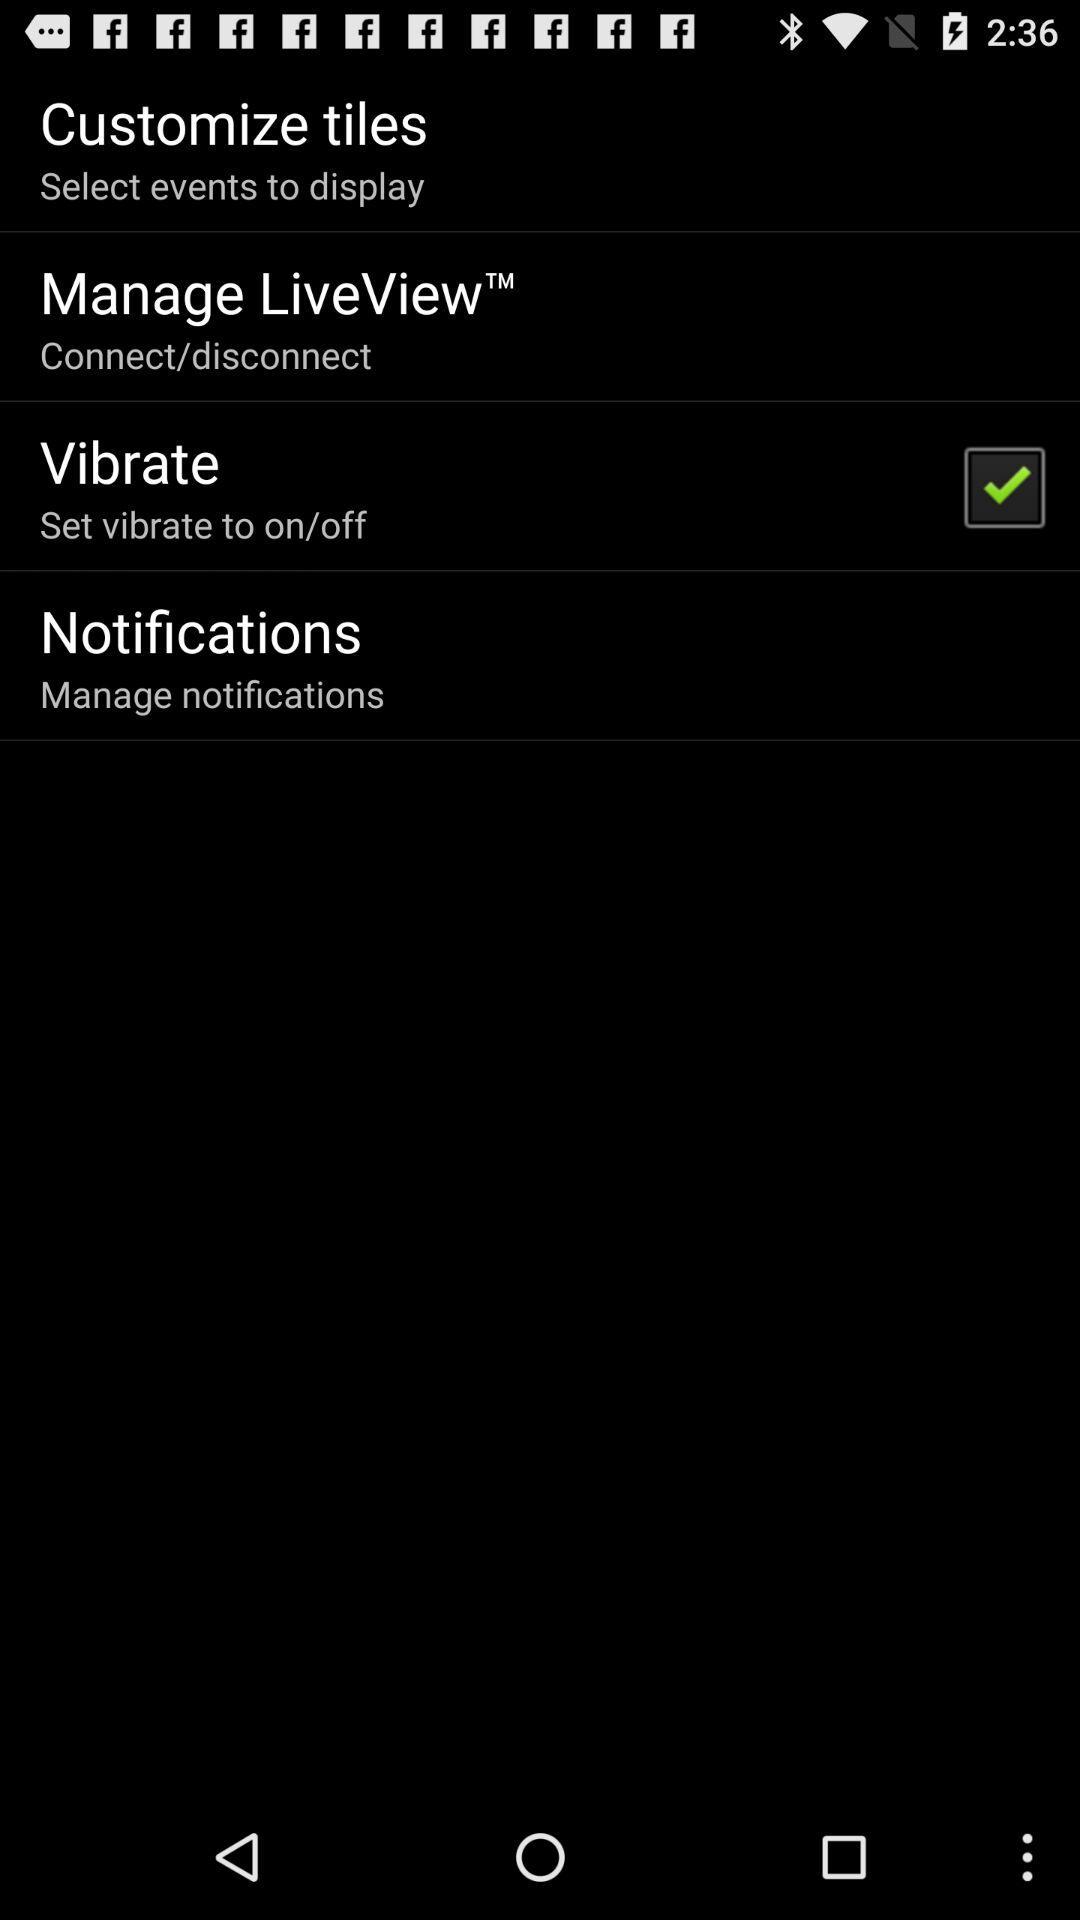 This screenshot has width=1080, height=1920. Describe the element at coordinates (1003, 485) in the screenshot. I see `icon to the right of the set vibrate to item` at that location.